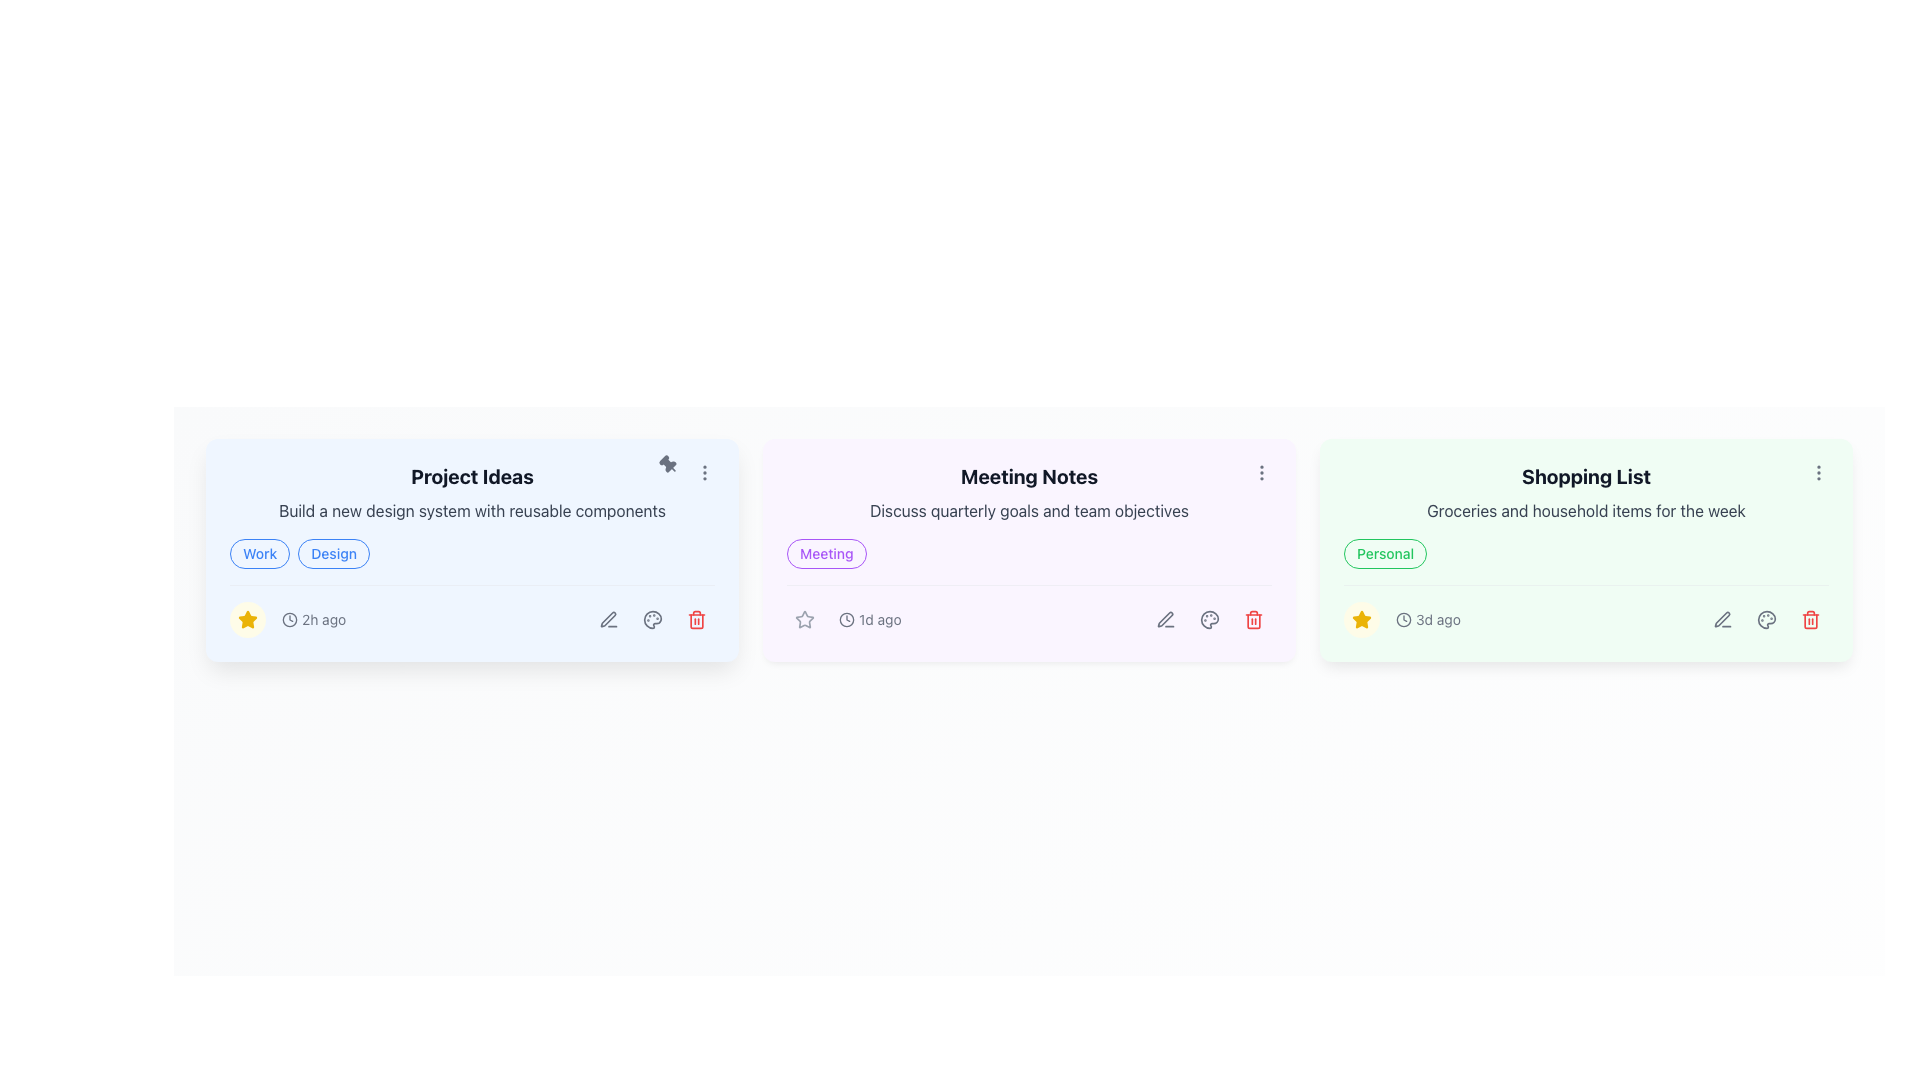 This screenshot has height=1080, width=1920. I want to click on the button with three stacked vertical dots located in the top-right corner of the 'Shopping List' card, so click(1819, 473).